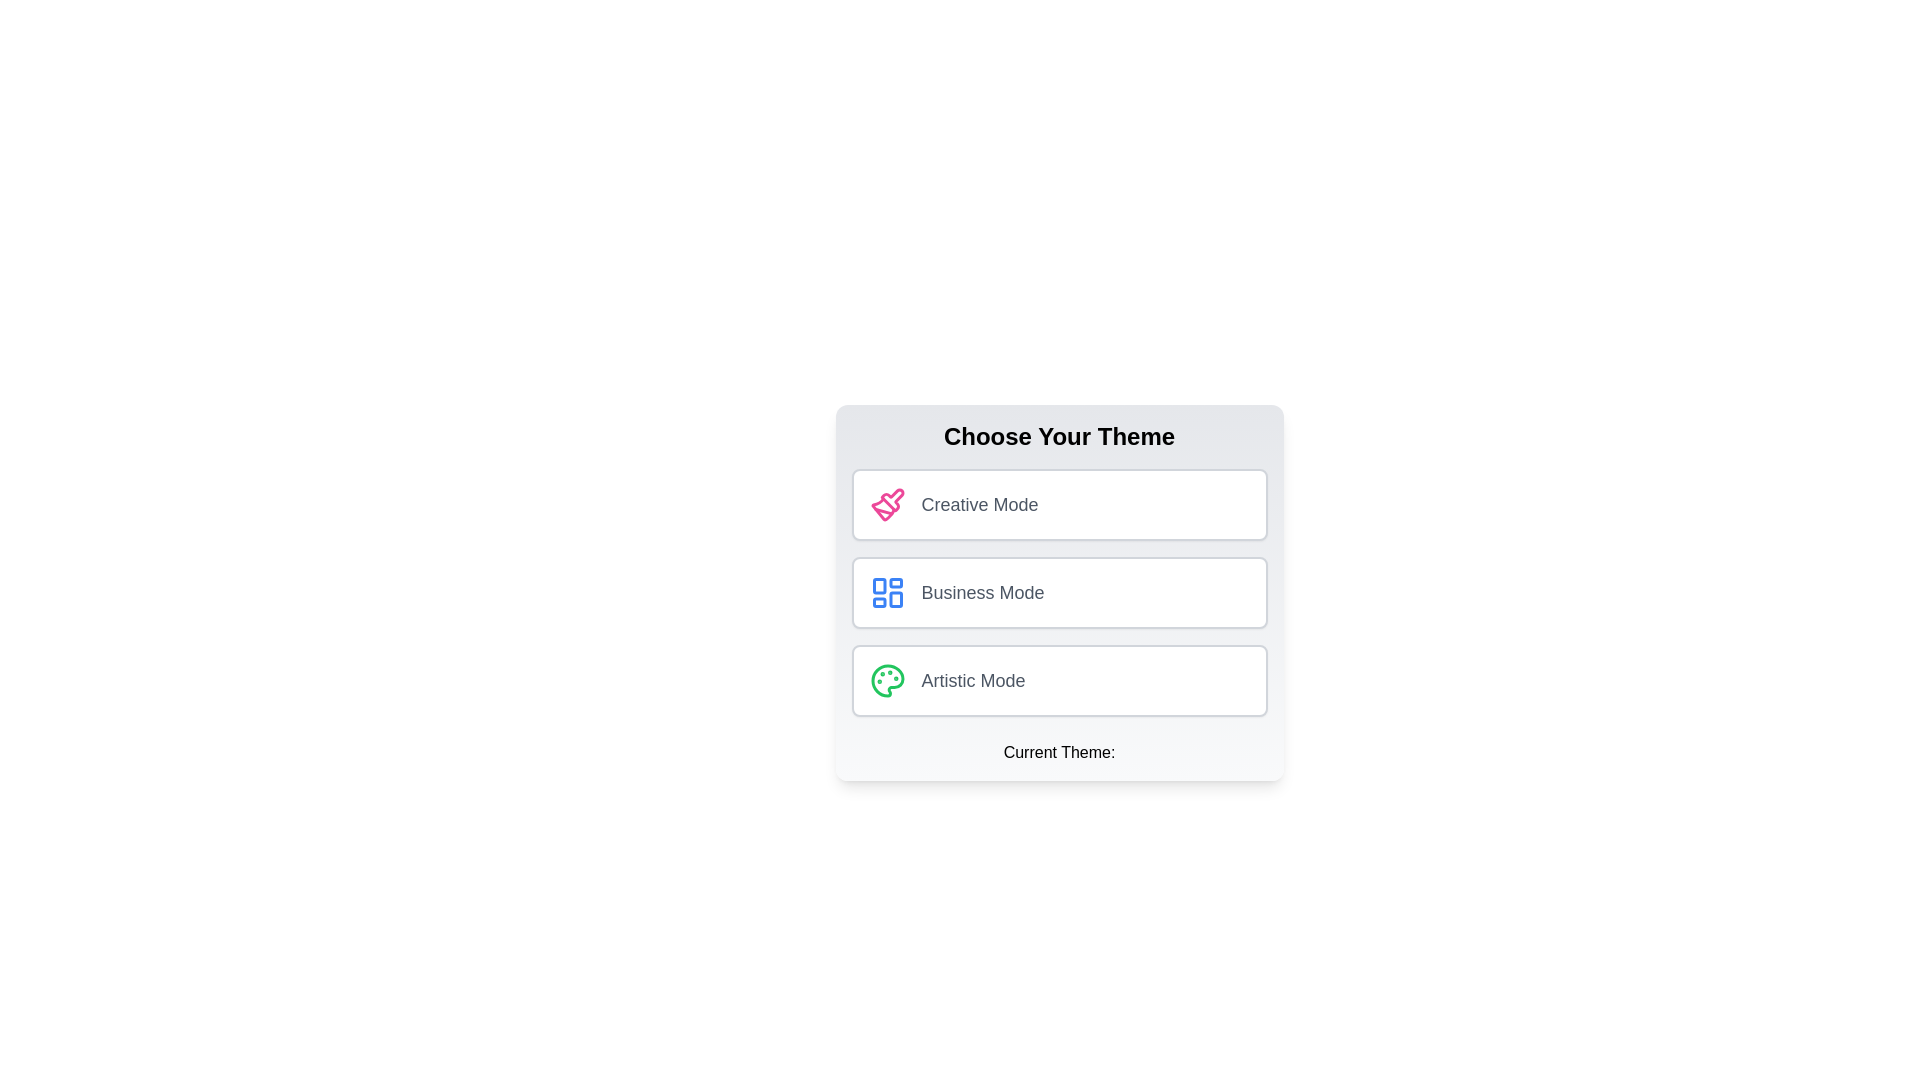  I want to click on the button corresponding to the selected theme: Creative Mode, so click(1058, 504).